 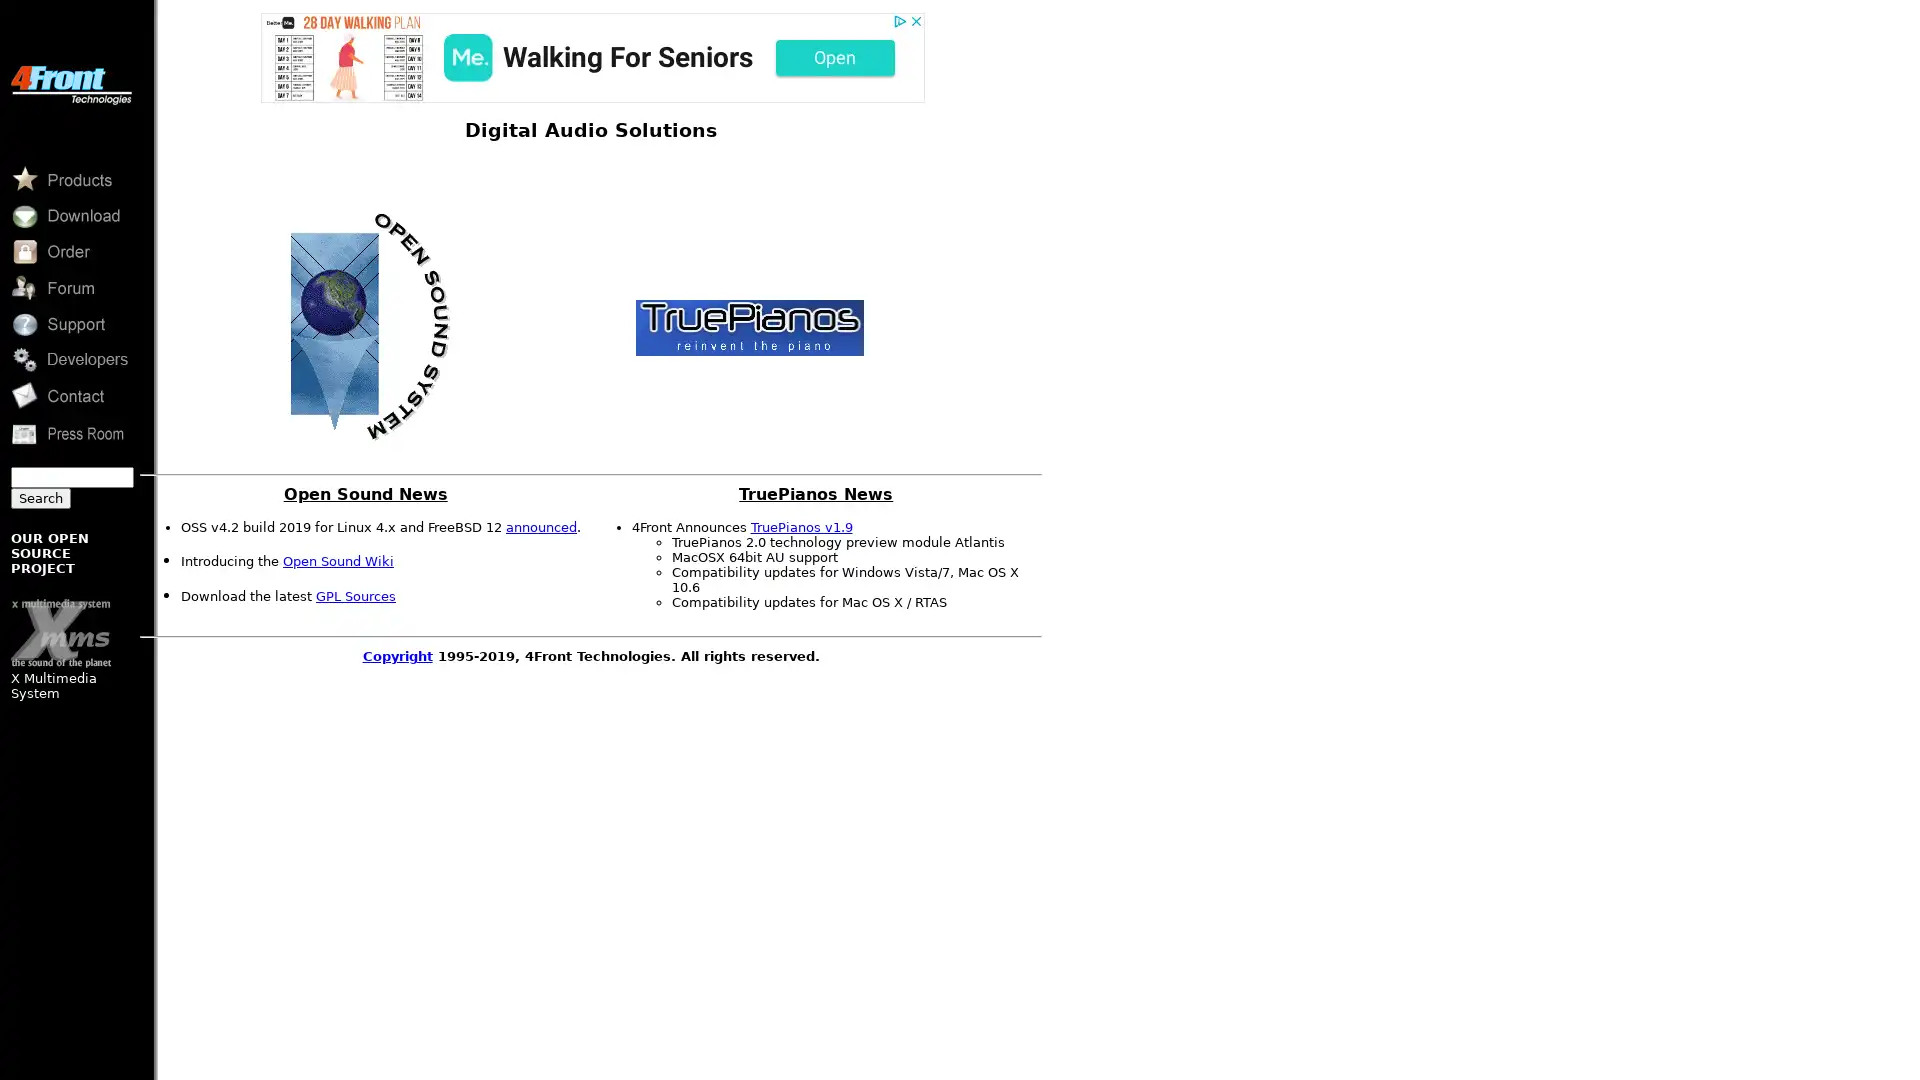 I want to click on Search, so click(x=41, y=497).